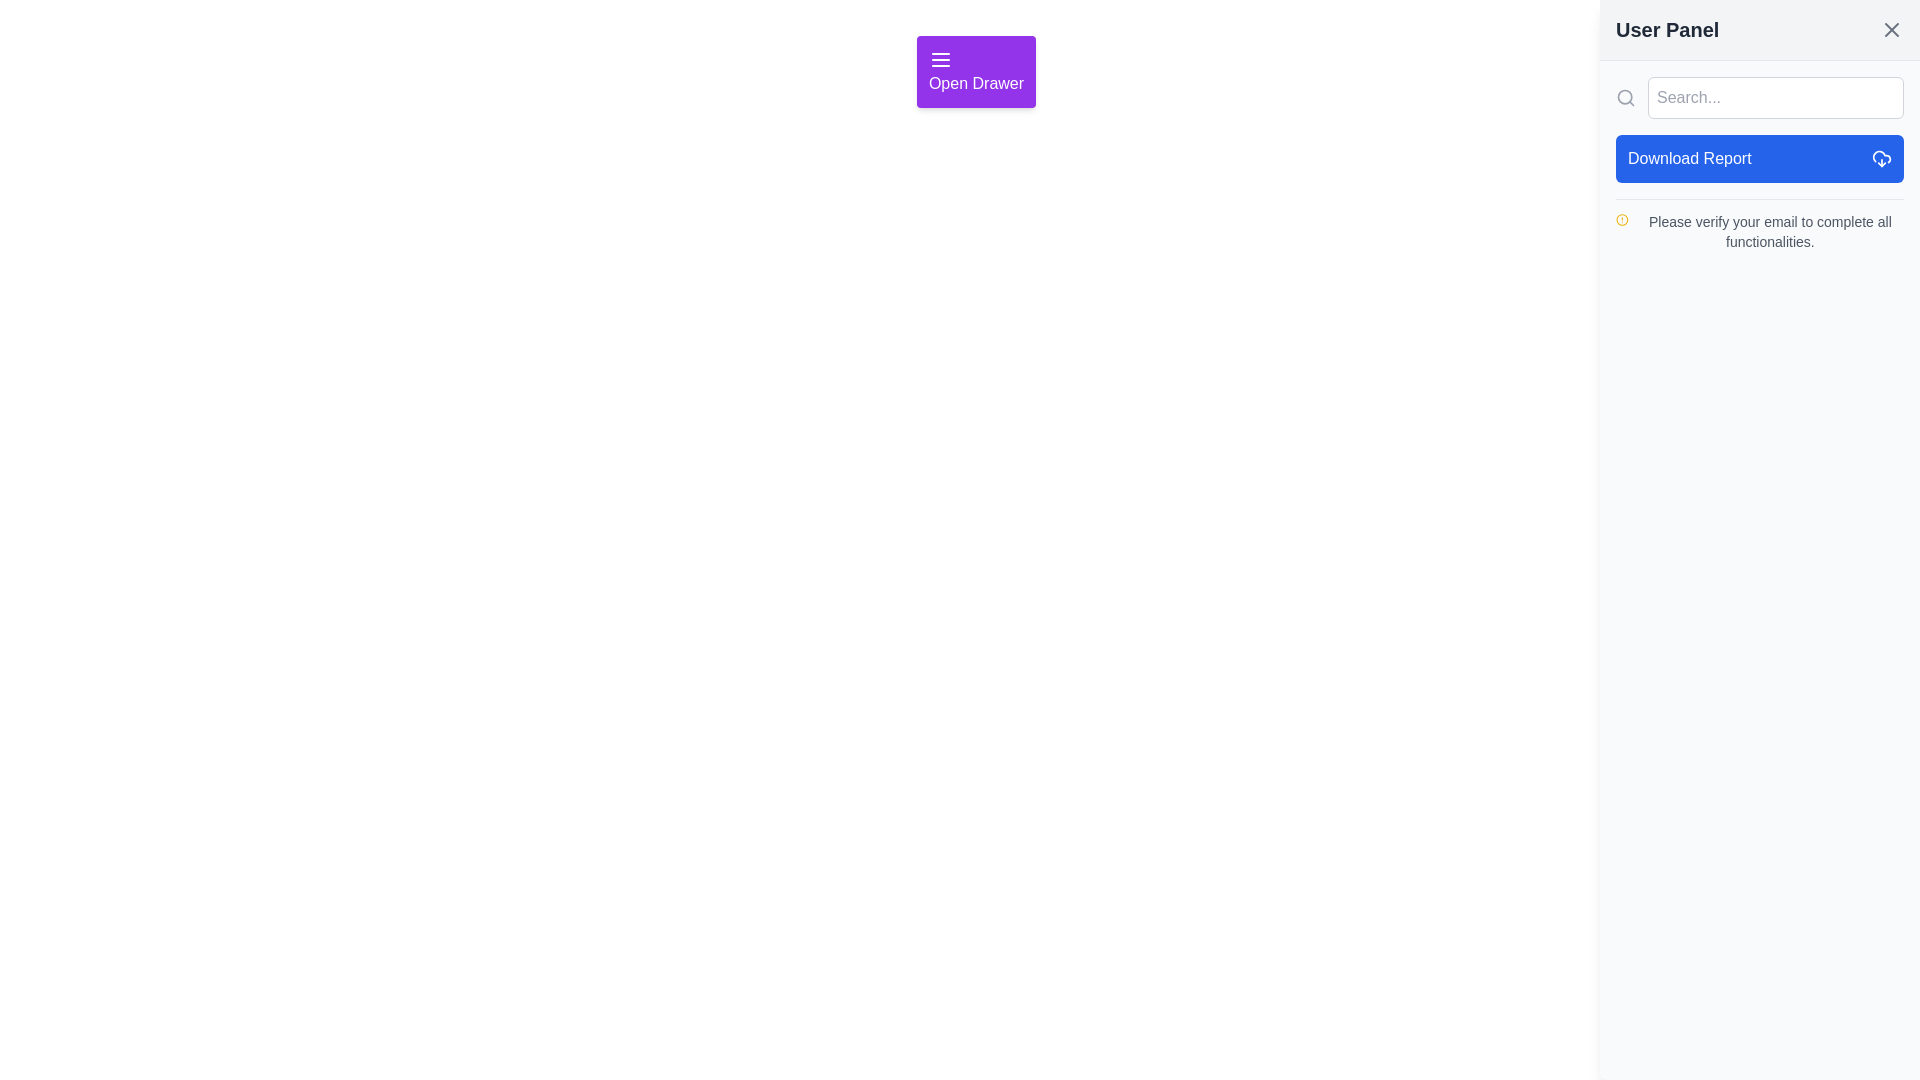  What do you see at coordinates (1760, 230) in the screenshot?
I see `informational message prompting the user to verify their email, located near the bottom of the 'User Panel' sidebar, directly under the 'Download Report' button` at bounding box center [1760, 230].